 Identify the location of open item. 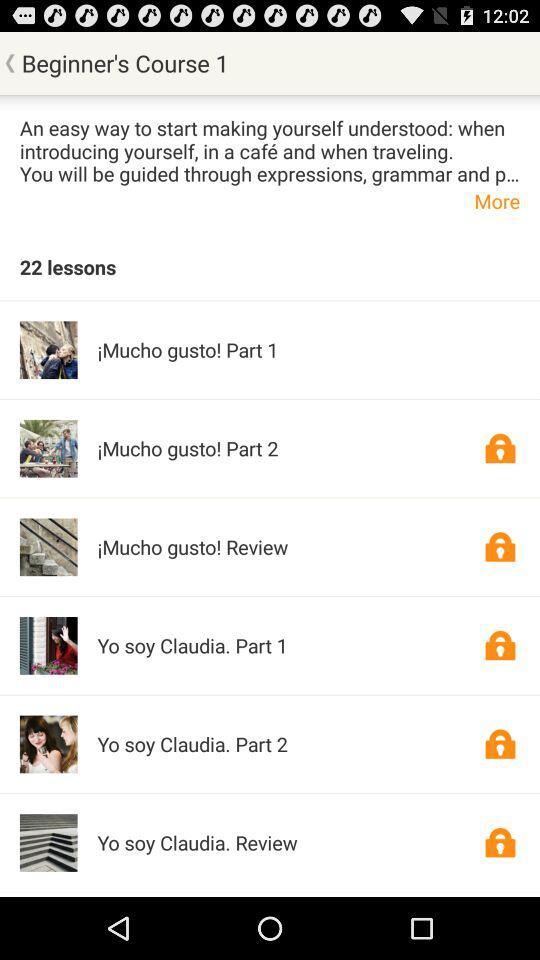
(499, 644).